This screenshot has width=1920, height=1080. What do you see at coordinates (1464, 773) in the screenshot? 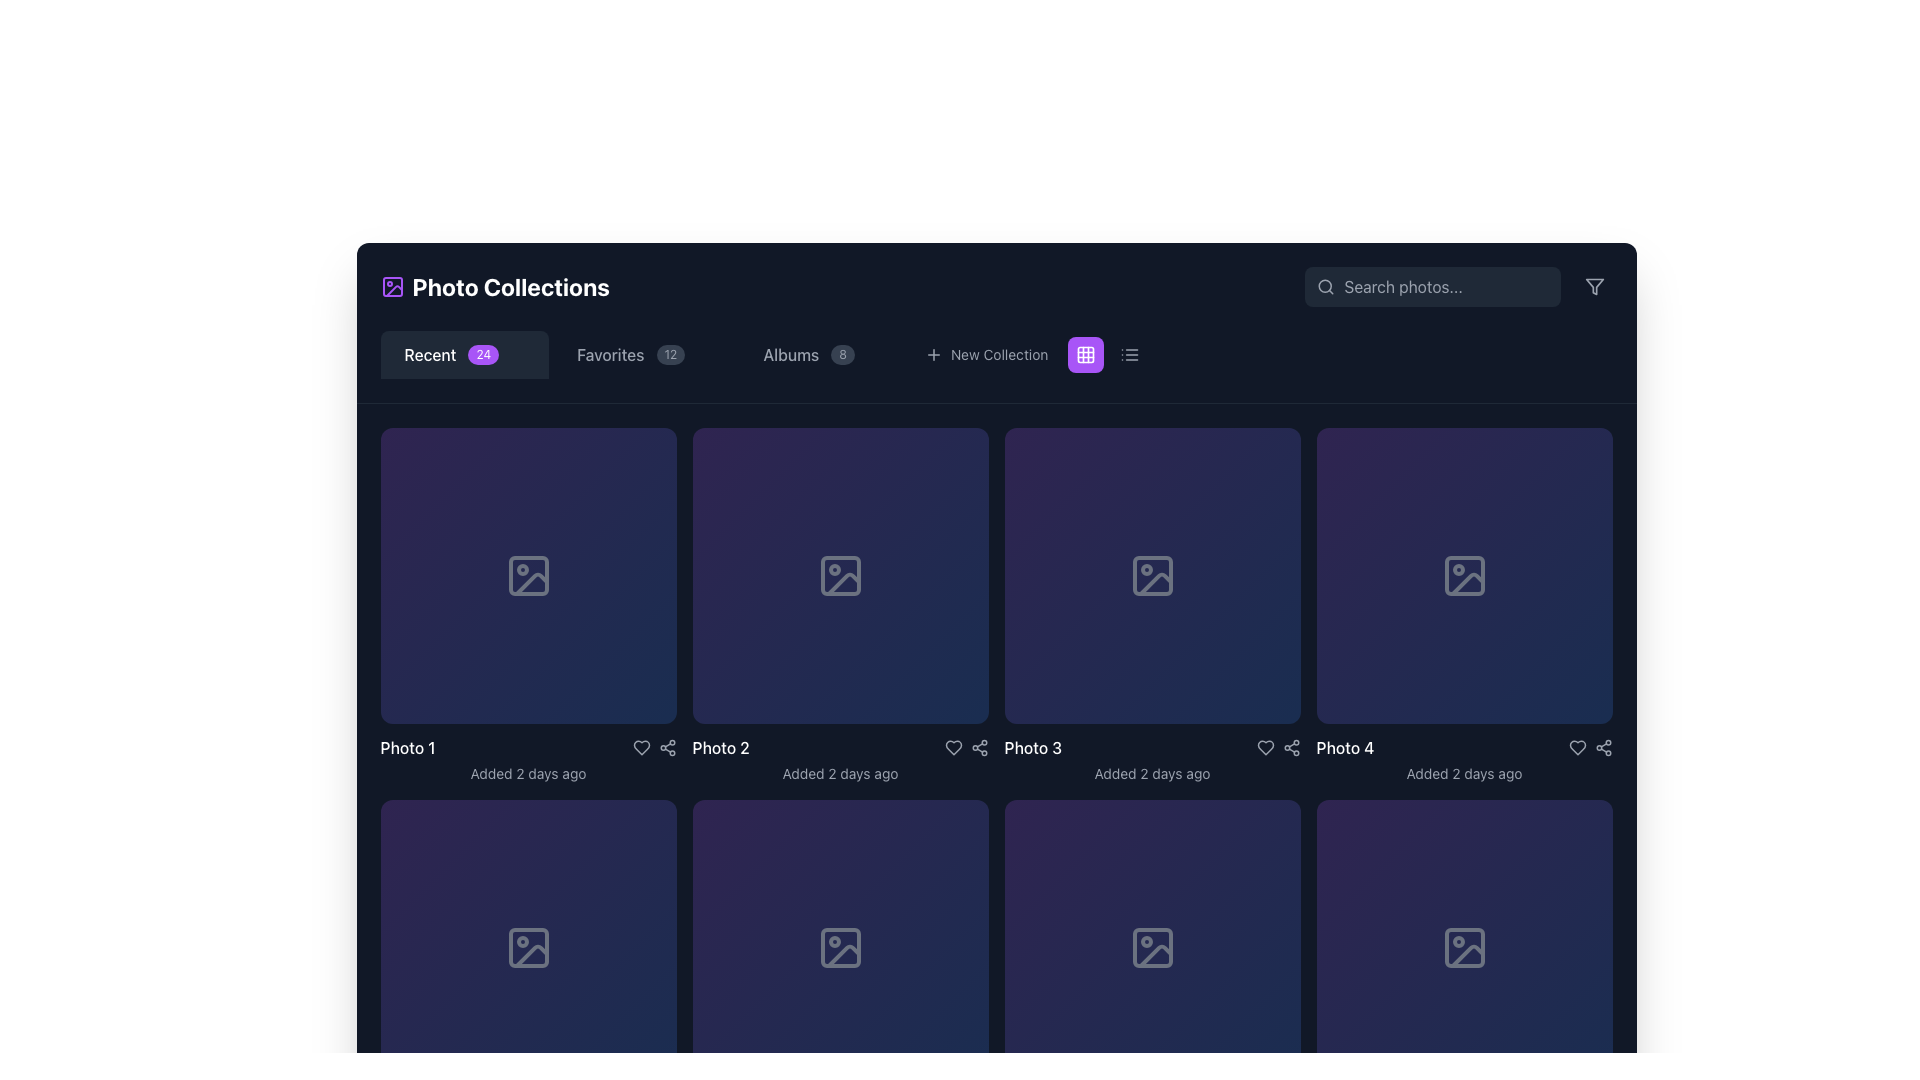
I see `the text element providing metadata about the image below the title 'Photo 4' in the fourth grid item of the gallery layout` at bounding box center [1464, 773].